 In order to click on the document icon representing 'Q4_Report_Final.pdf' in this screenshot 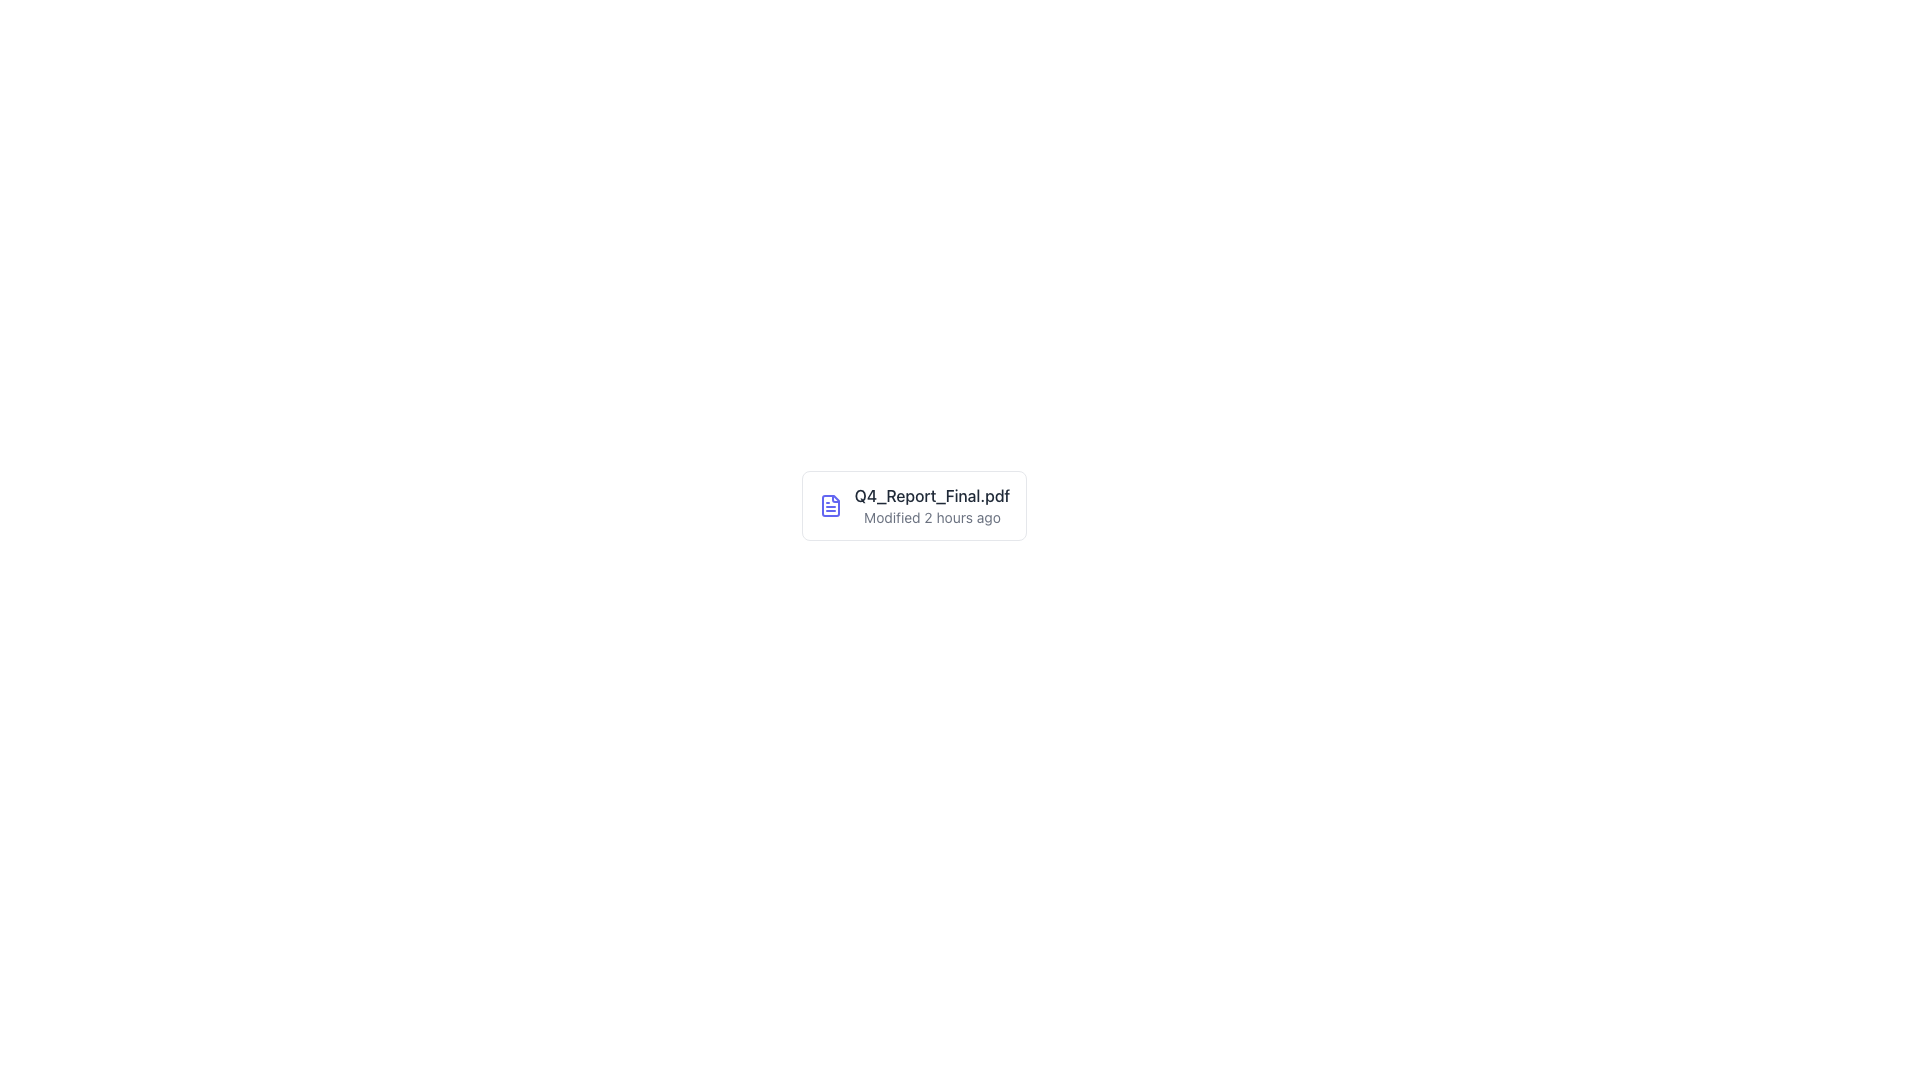, I will do `click(830, 504)`.